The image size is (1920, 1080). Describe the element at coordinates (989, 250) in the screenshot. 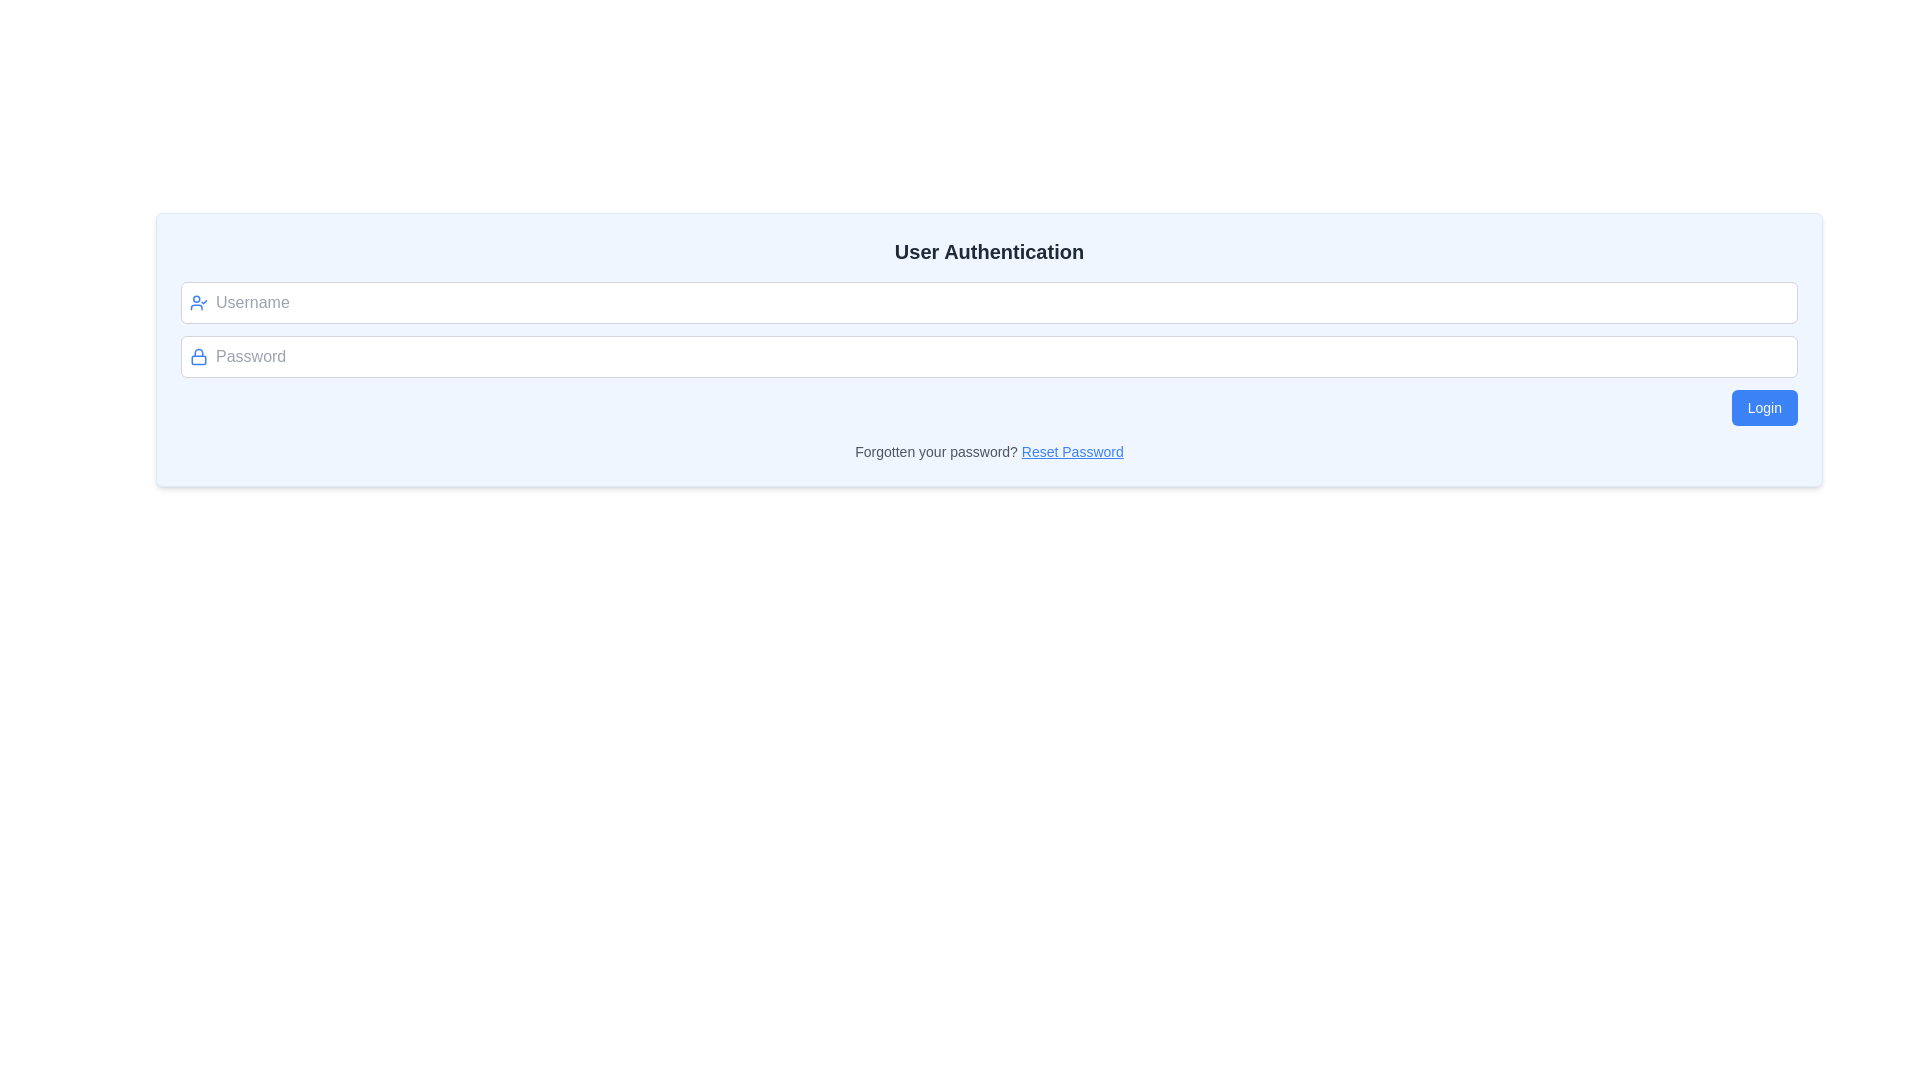

I see `the header text 'User Authentication', which is styled in bold, extra-large font and located at the top of the login section` at that location.